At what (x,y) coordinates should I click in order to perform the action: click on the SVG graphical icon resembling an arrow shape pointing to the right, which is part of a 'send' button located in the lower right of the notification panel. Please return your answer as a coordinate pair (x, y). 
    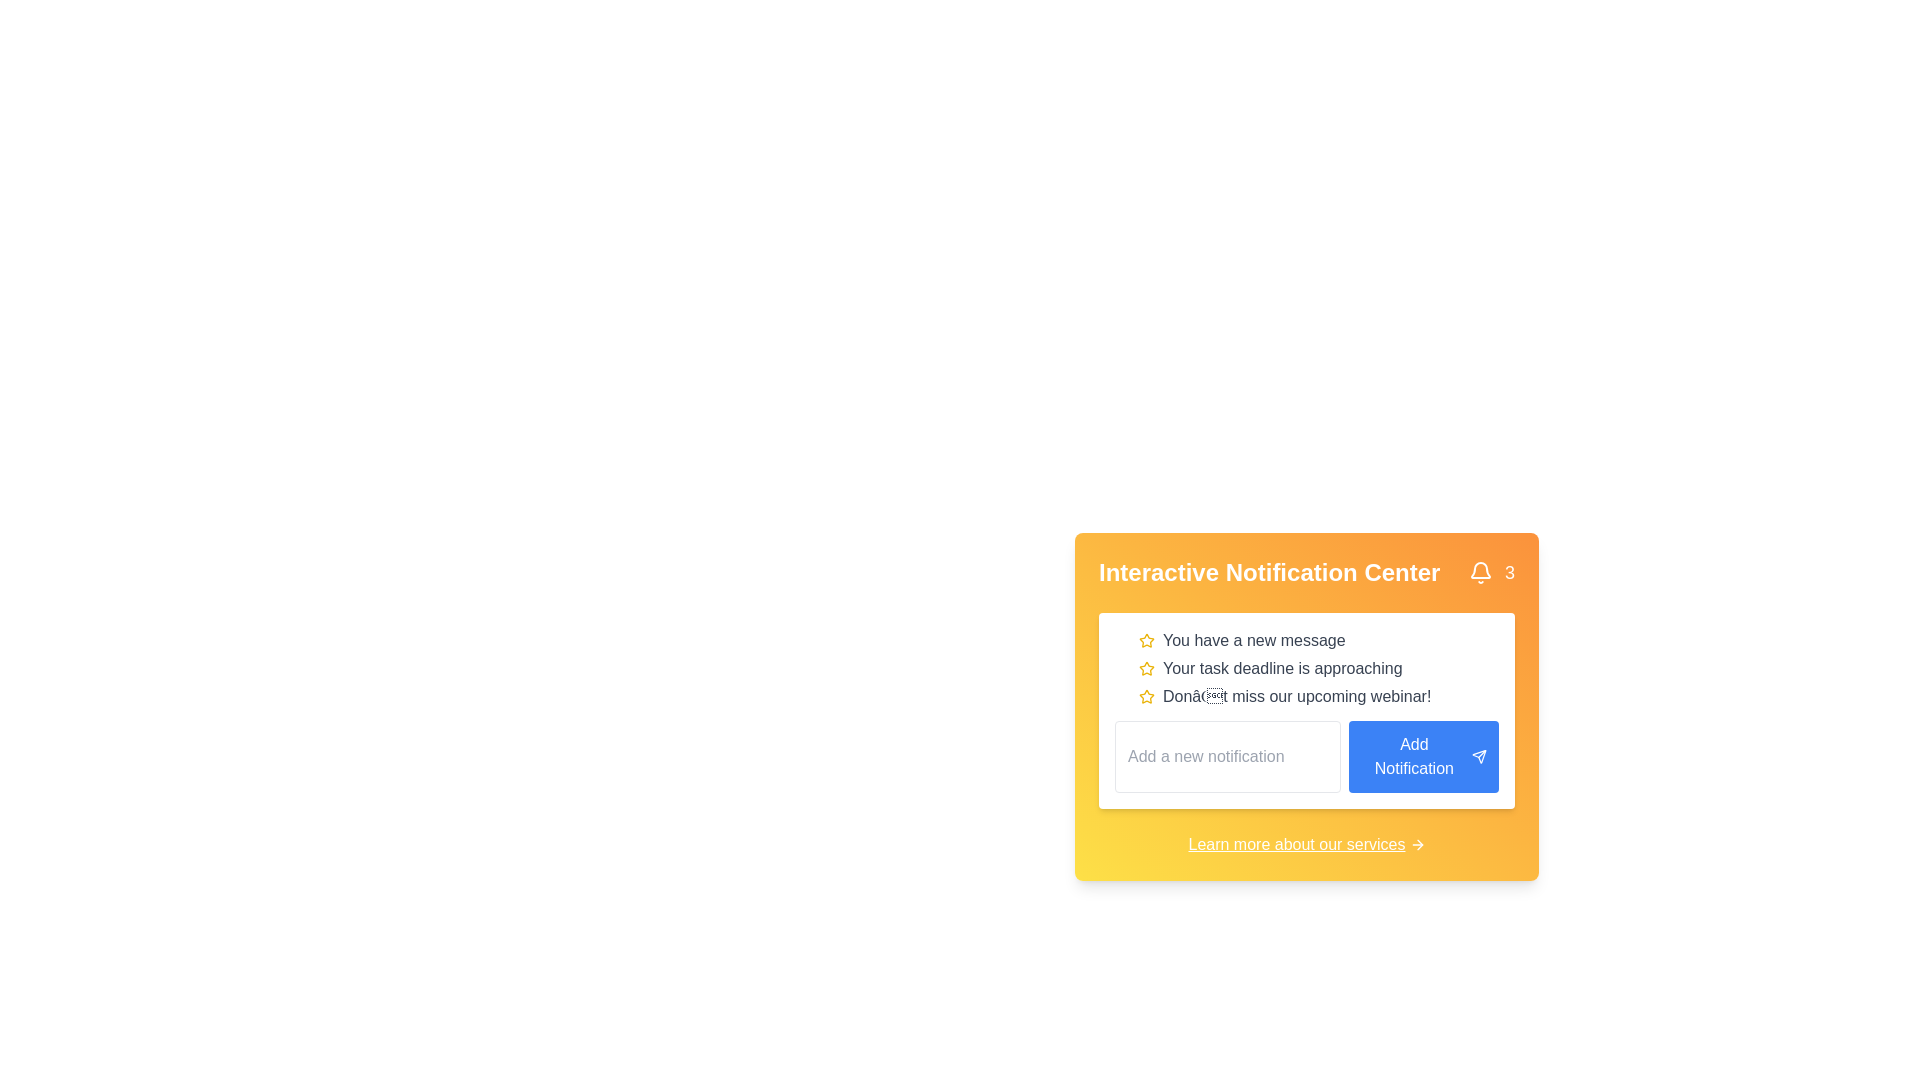
    Looking at the image, I should click on (1479, 756).